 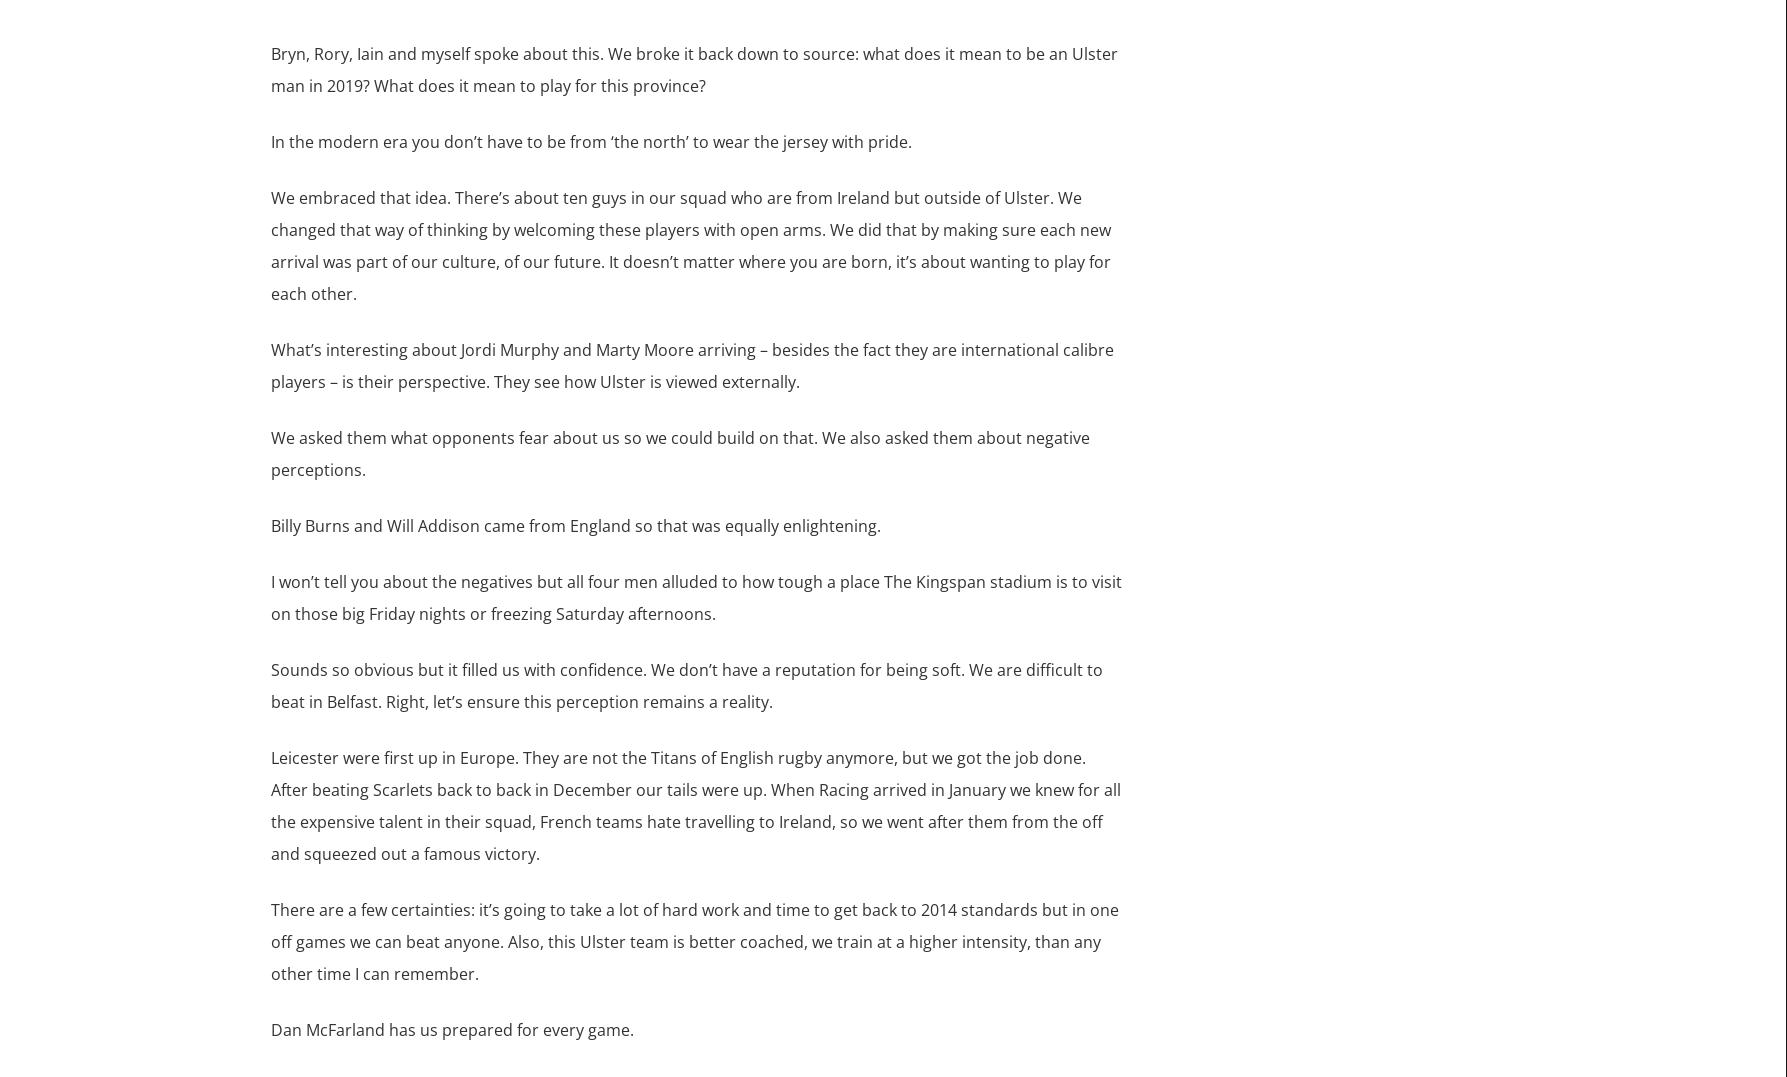 I want to click on 'What’s interesting about Jordi Murphy and Marty Moore arriving – besides the fact they are international calibre players – is their perspective. They see how Ulster is viewed externally.', so click(x=690, y=363).